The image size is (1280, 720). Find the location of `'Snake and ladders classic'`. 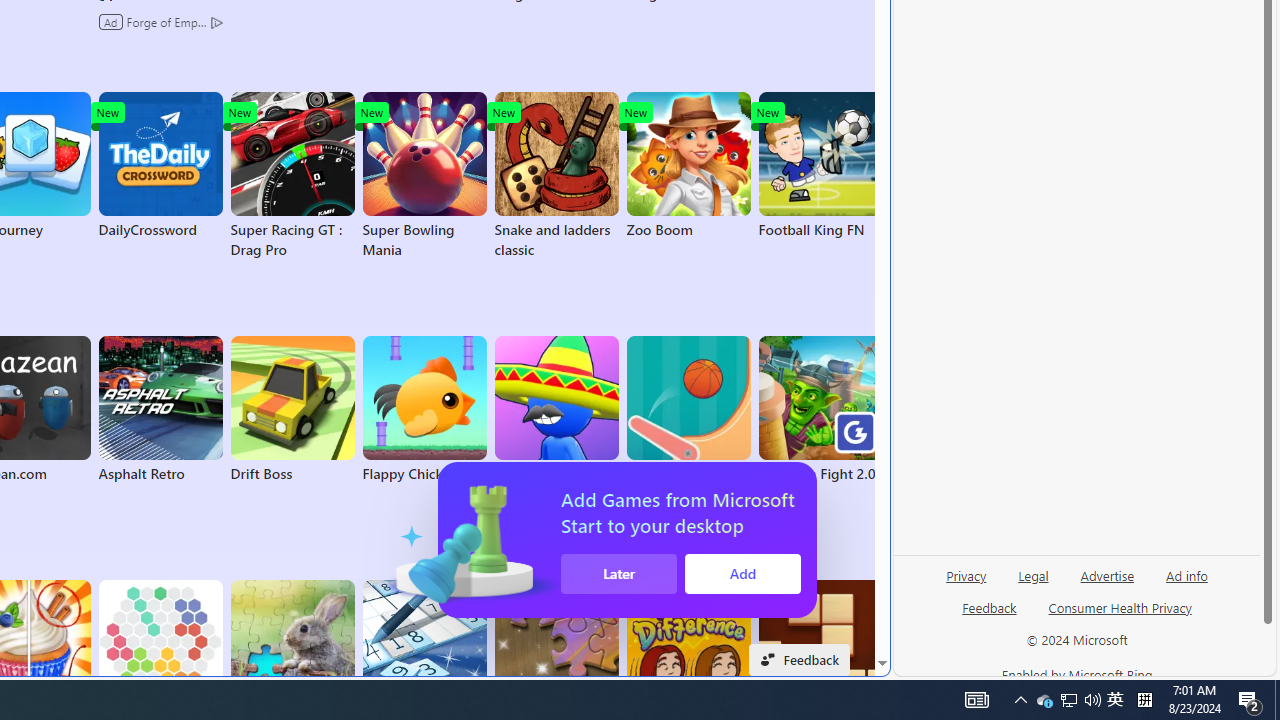

'Snake and ladders classic' is located at coordinates (556, 175).